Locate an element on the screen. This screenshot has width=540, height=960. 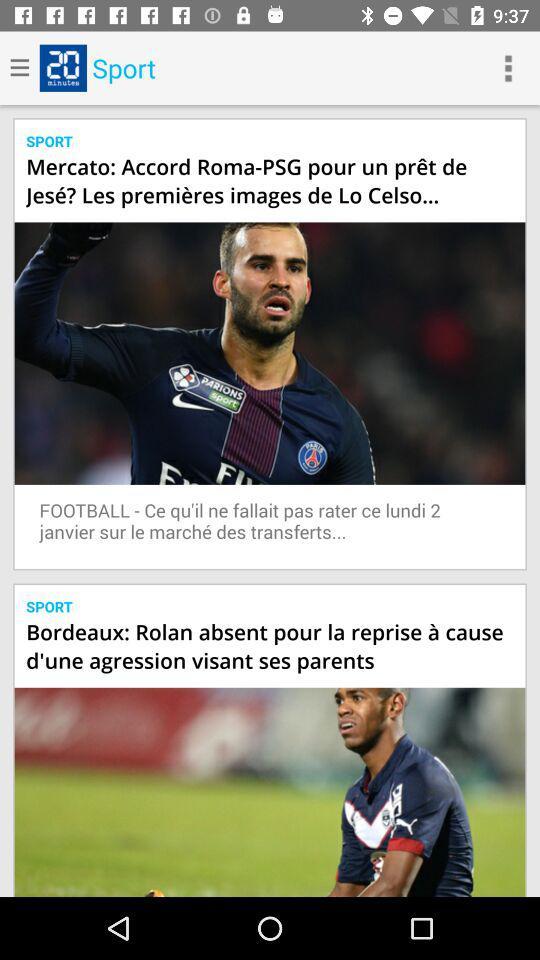
the first image of the page is located at coordinates (270, 353).